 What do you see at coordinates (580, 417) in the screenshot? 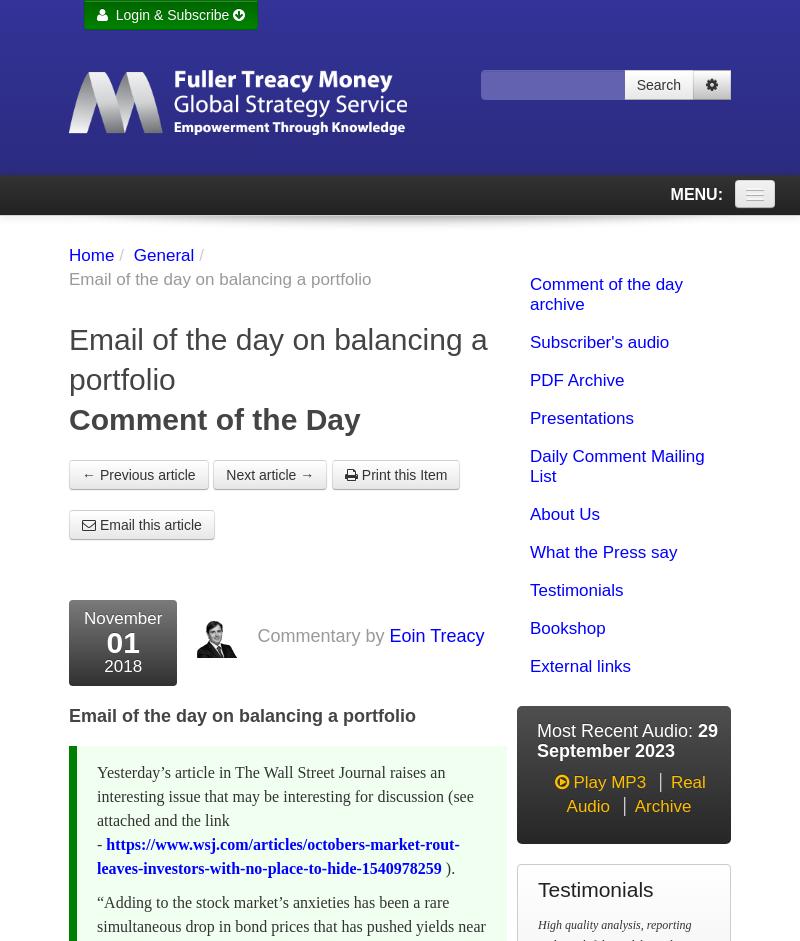
I see `'Presentations'` at bounding box center [580, 417].